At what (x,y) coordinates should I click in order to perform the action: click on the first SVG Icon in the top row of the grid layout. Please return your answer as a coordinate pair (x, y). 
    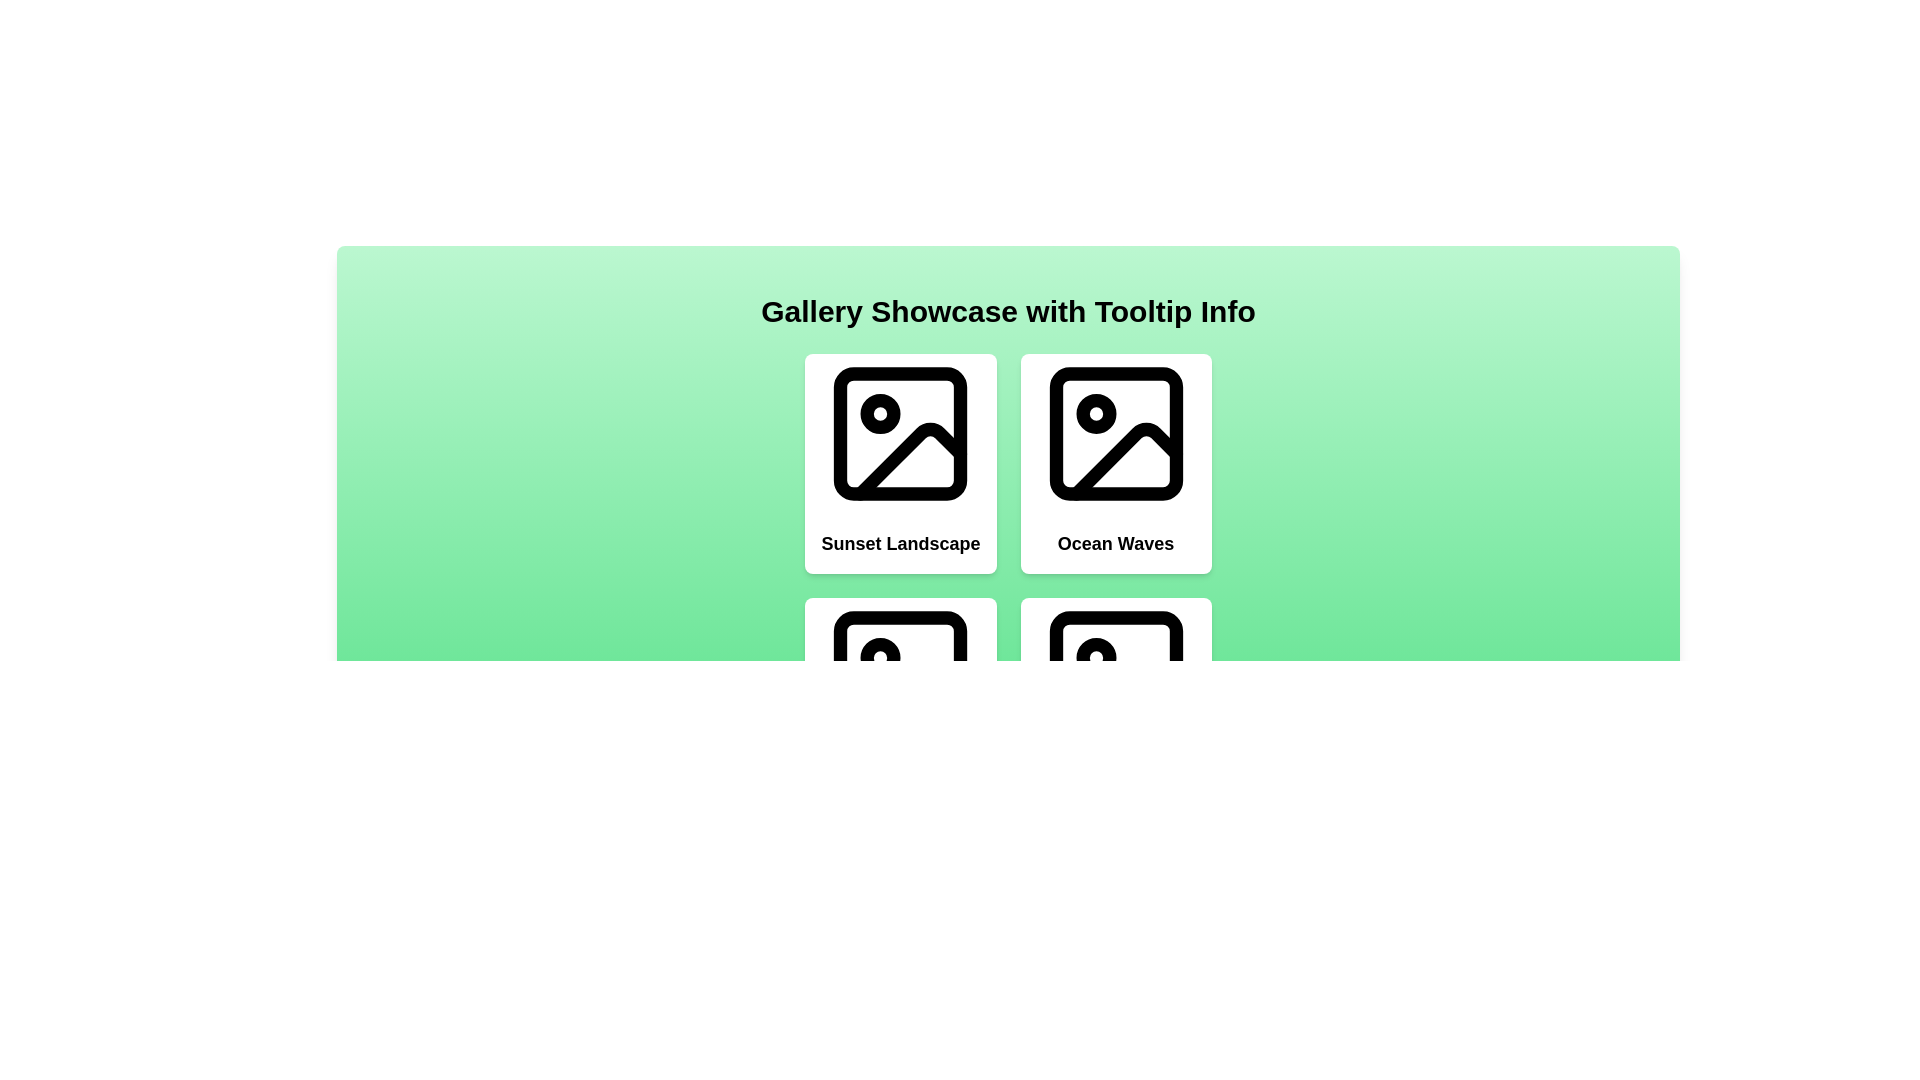
    Looking at the image, I should click on (900, 433).